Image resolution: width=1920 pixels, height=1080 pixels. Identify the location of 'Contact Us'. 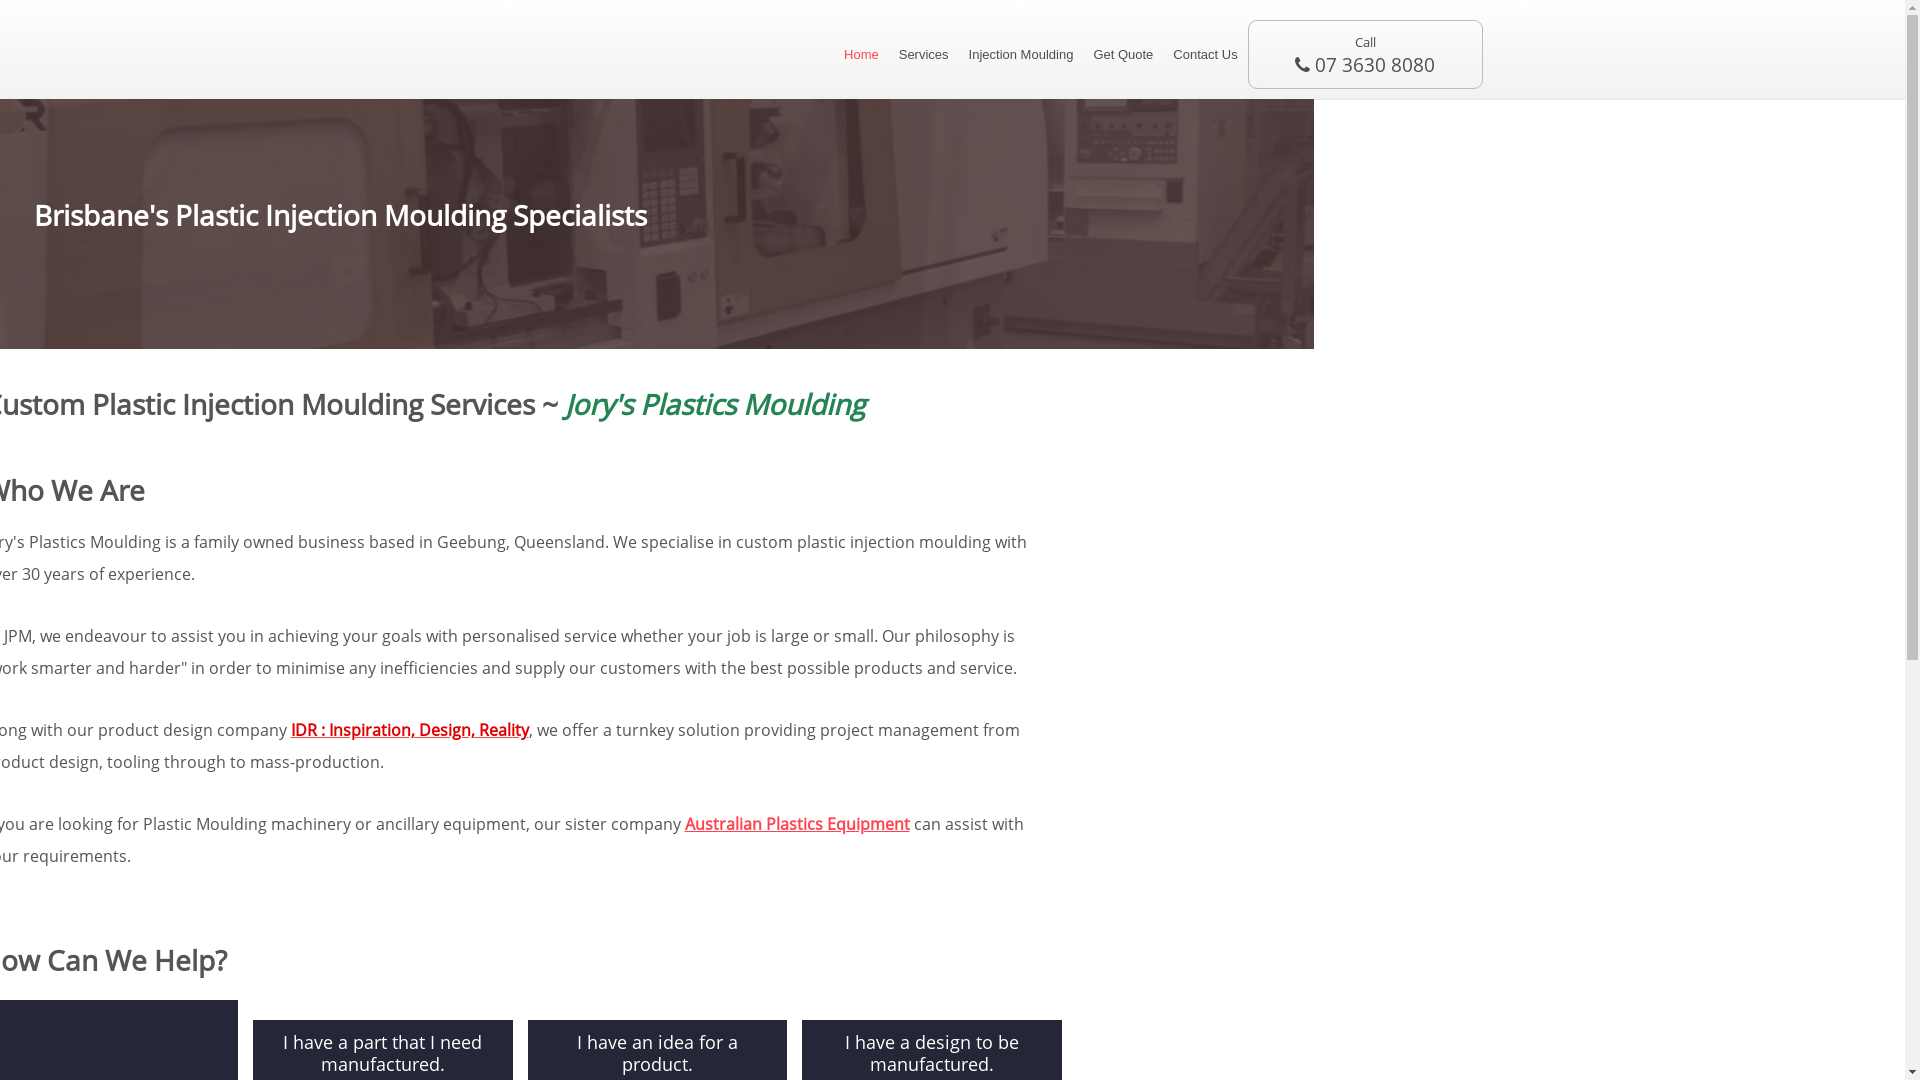
(1203, 53).